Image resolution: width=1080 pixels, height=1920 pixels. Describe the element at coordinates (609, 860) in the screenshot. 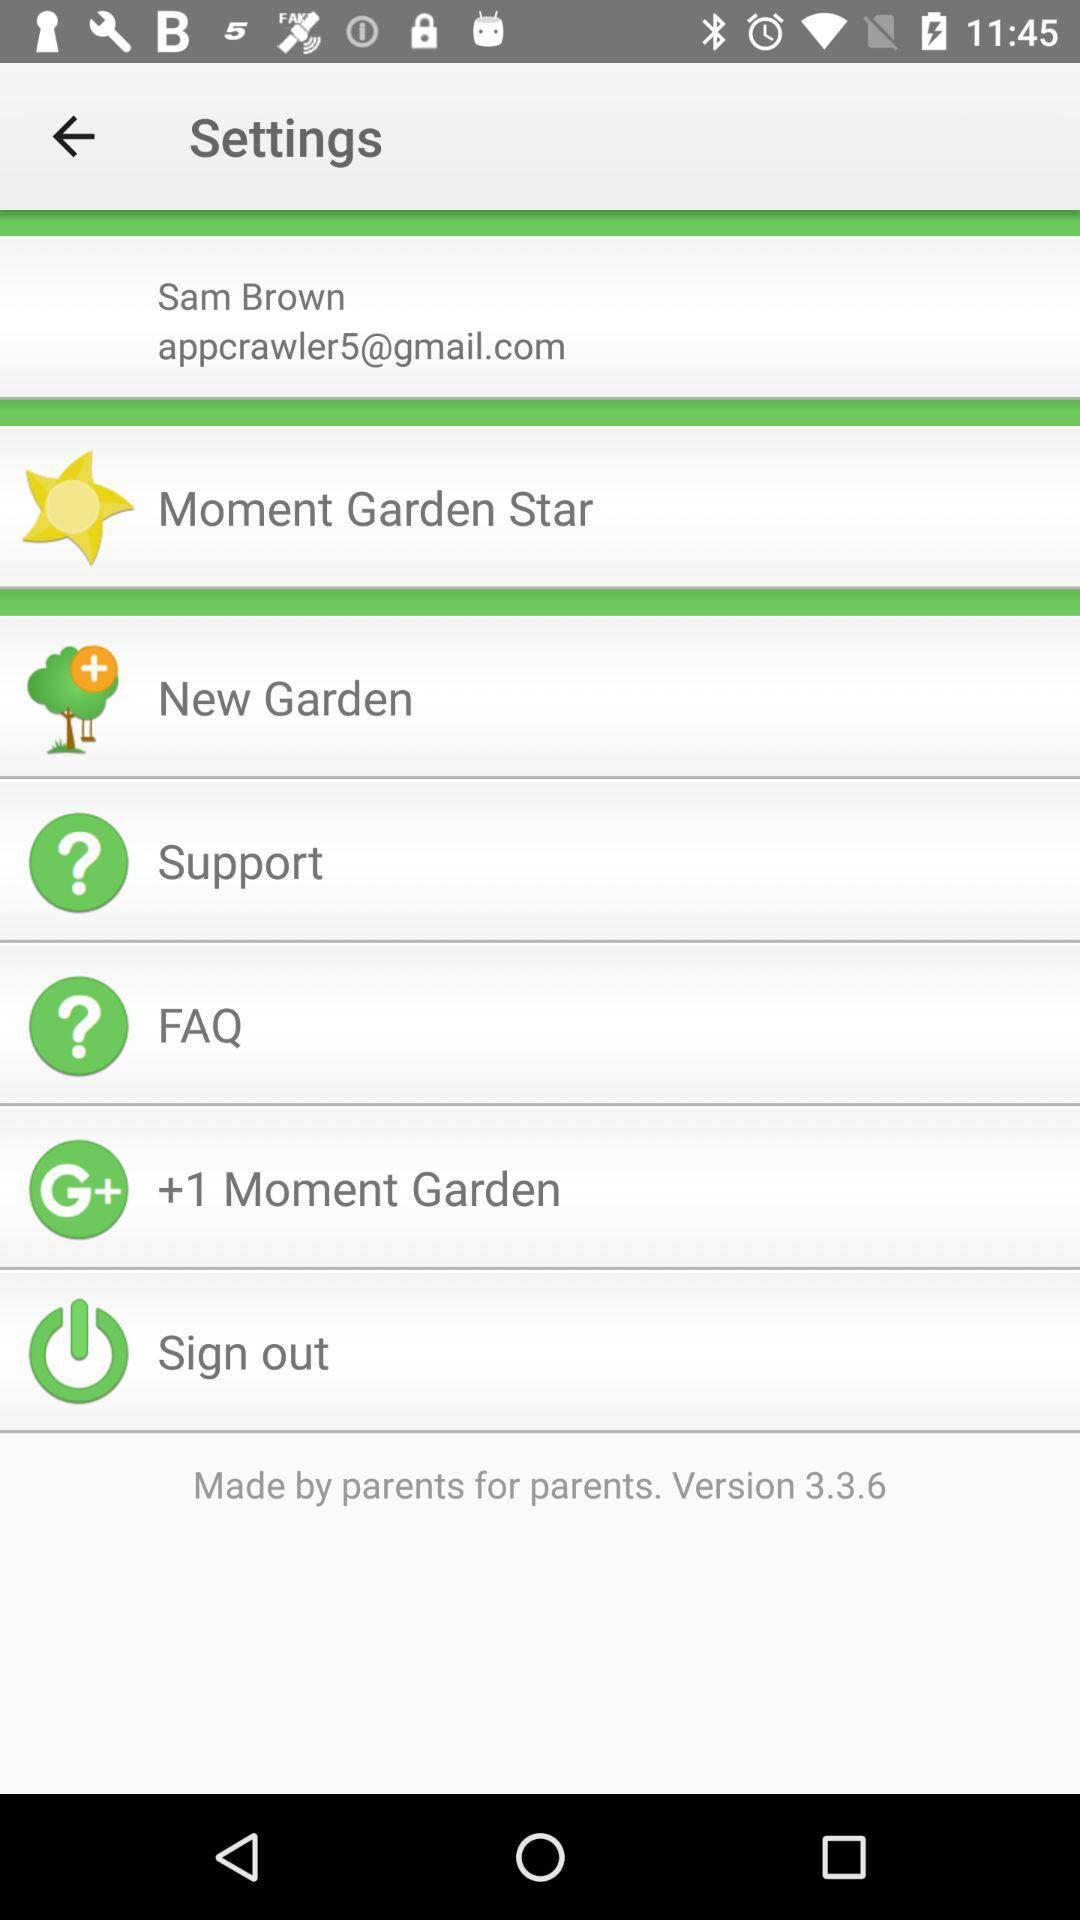

I see `the support icon` at that location.